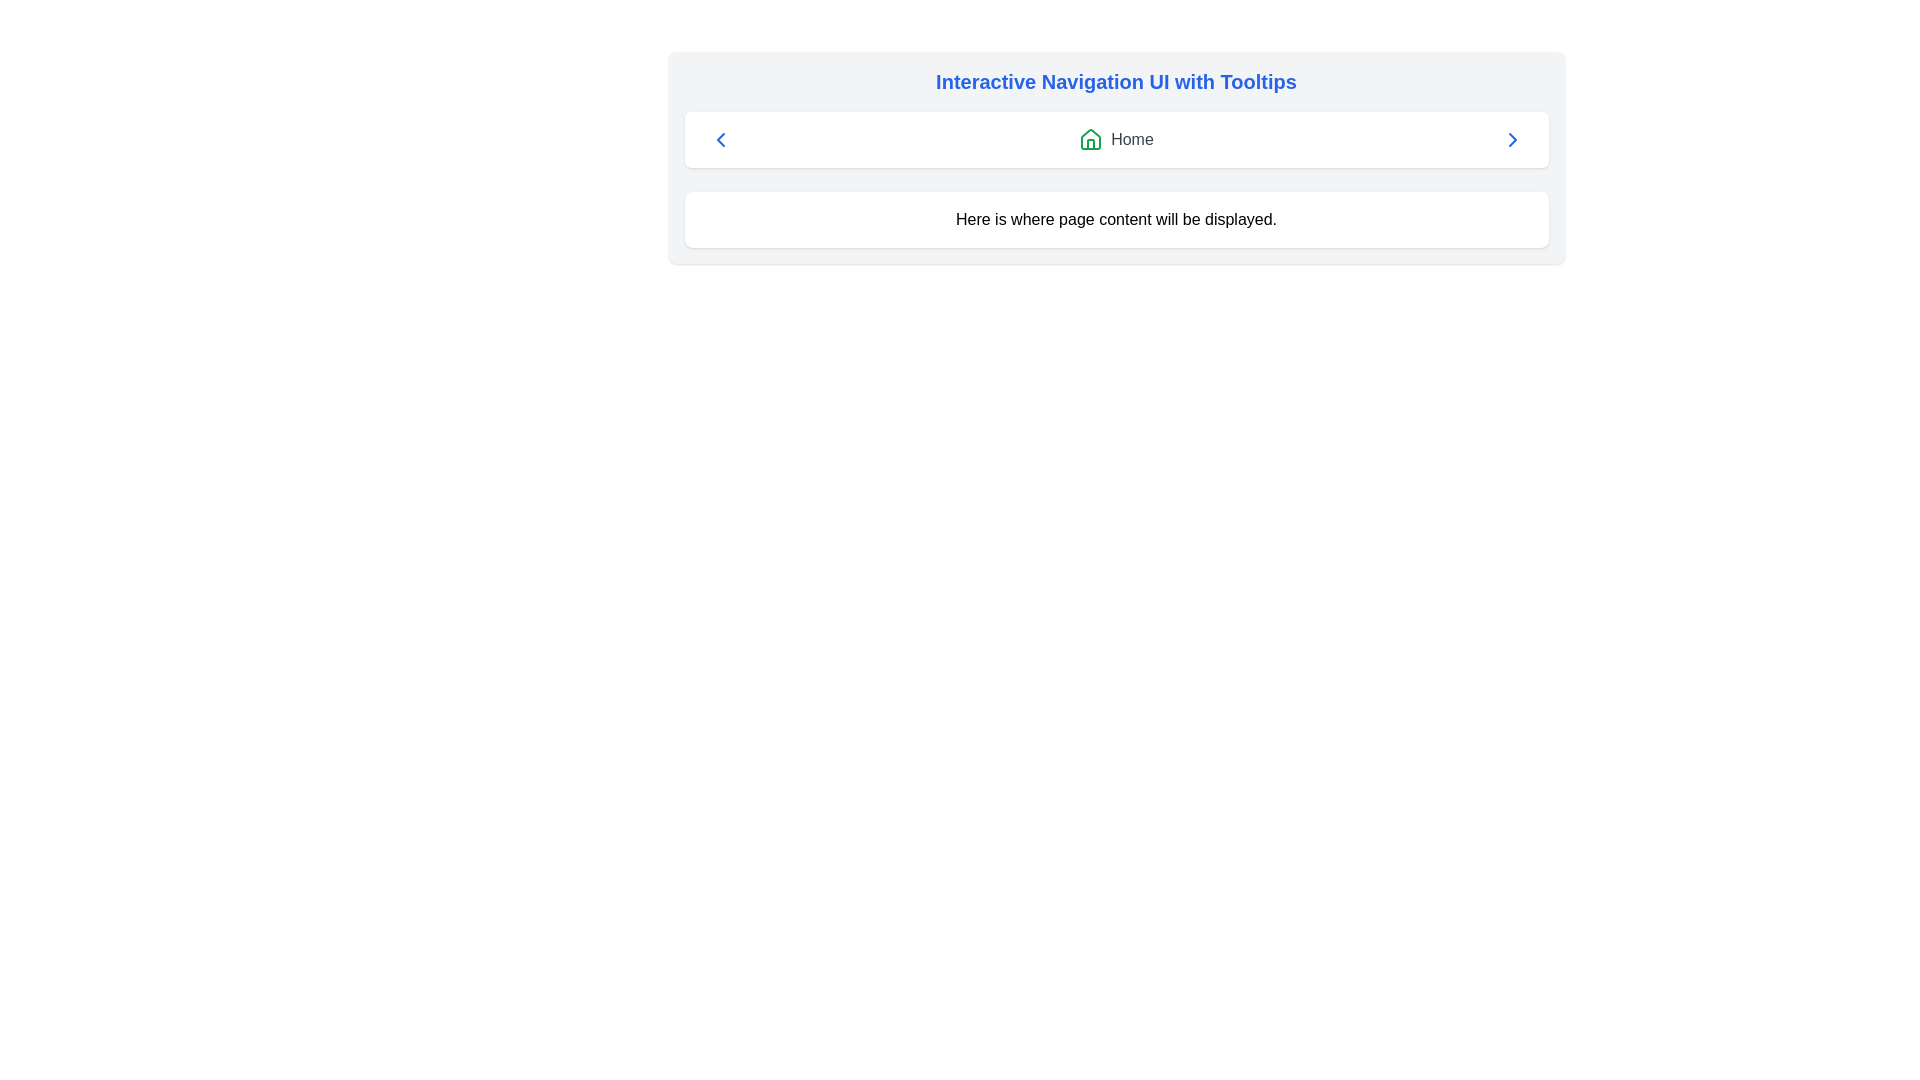 The height and width of the screenshot is (1080, 1920). What do you see at coordinates (720, 138) in the screenshot?
I see `the navigational back icon located to the left of the home icon in the horizontal navigation section at the top of the interface` at bounding box center [720, 138].